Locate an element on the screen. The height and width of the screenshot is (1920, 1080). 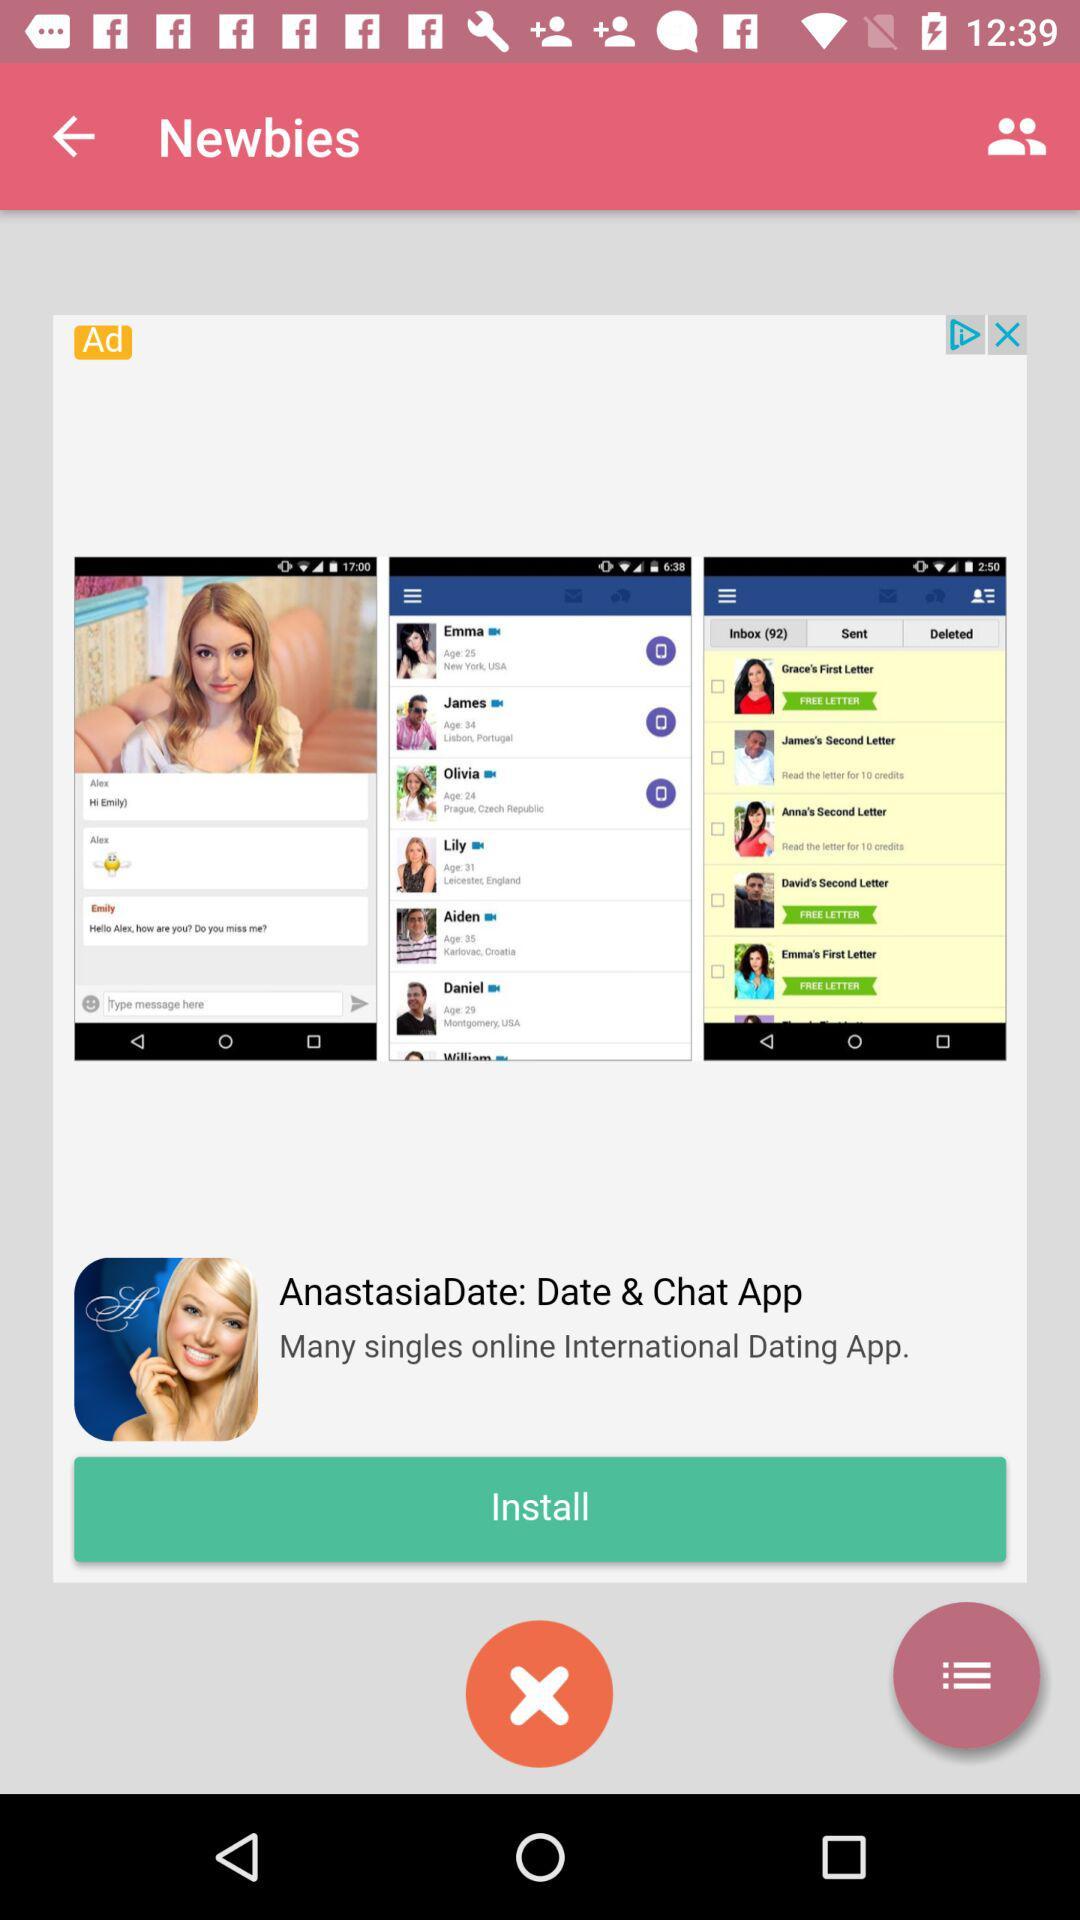
as a list is located at coordinates (965, 1675).